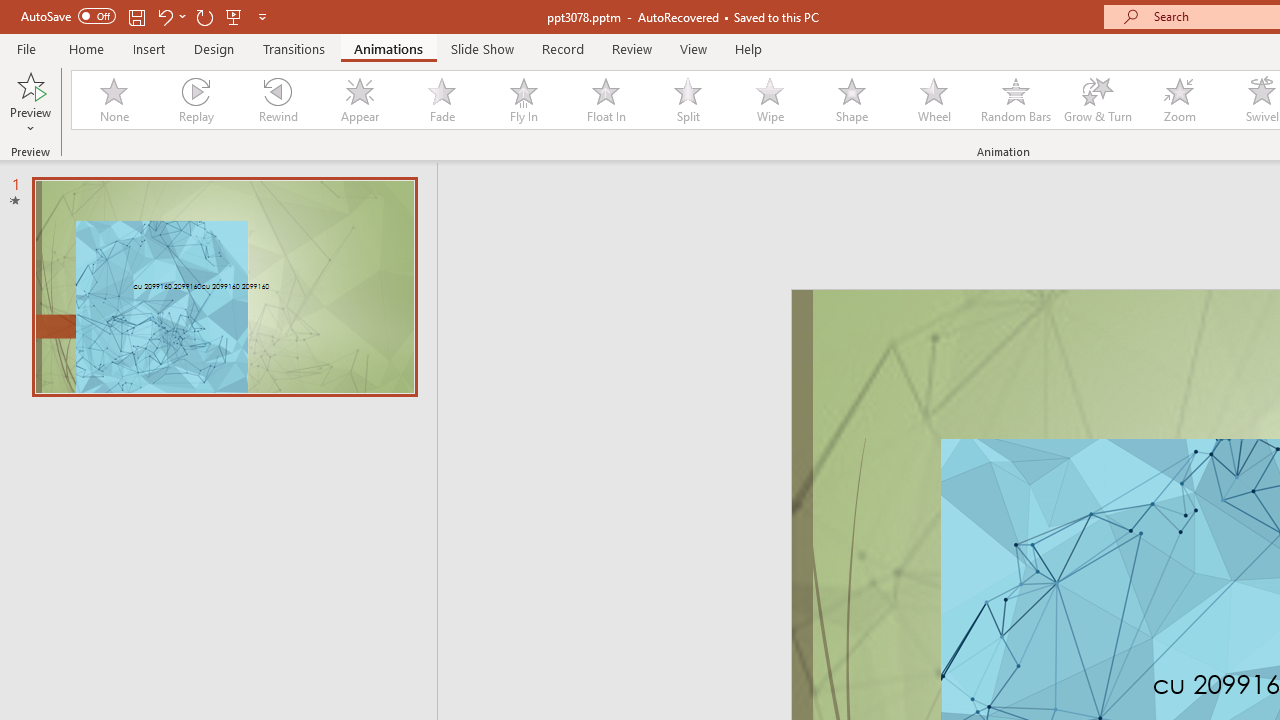  What do you see at coordinates (688, 100) in the screenshot?
I see `'Split'` at bounding box center [688, 100].